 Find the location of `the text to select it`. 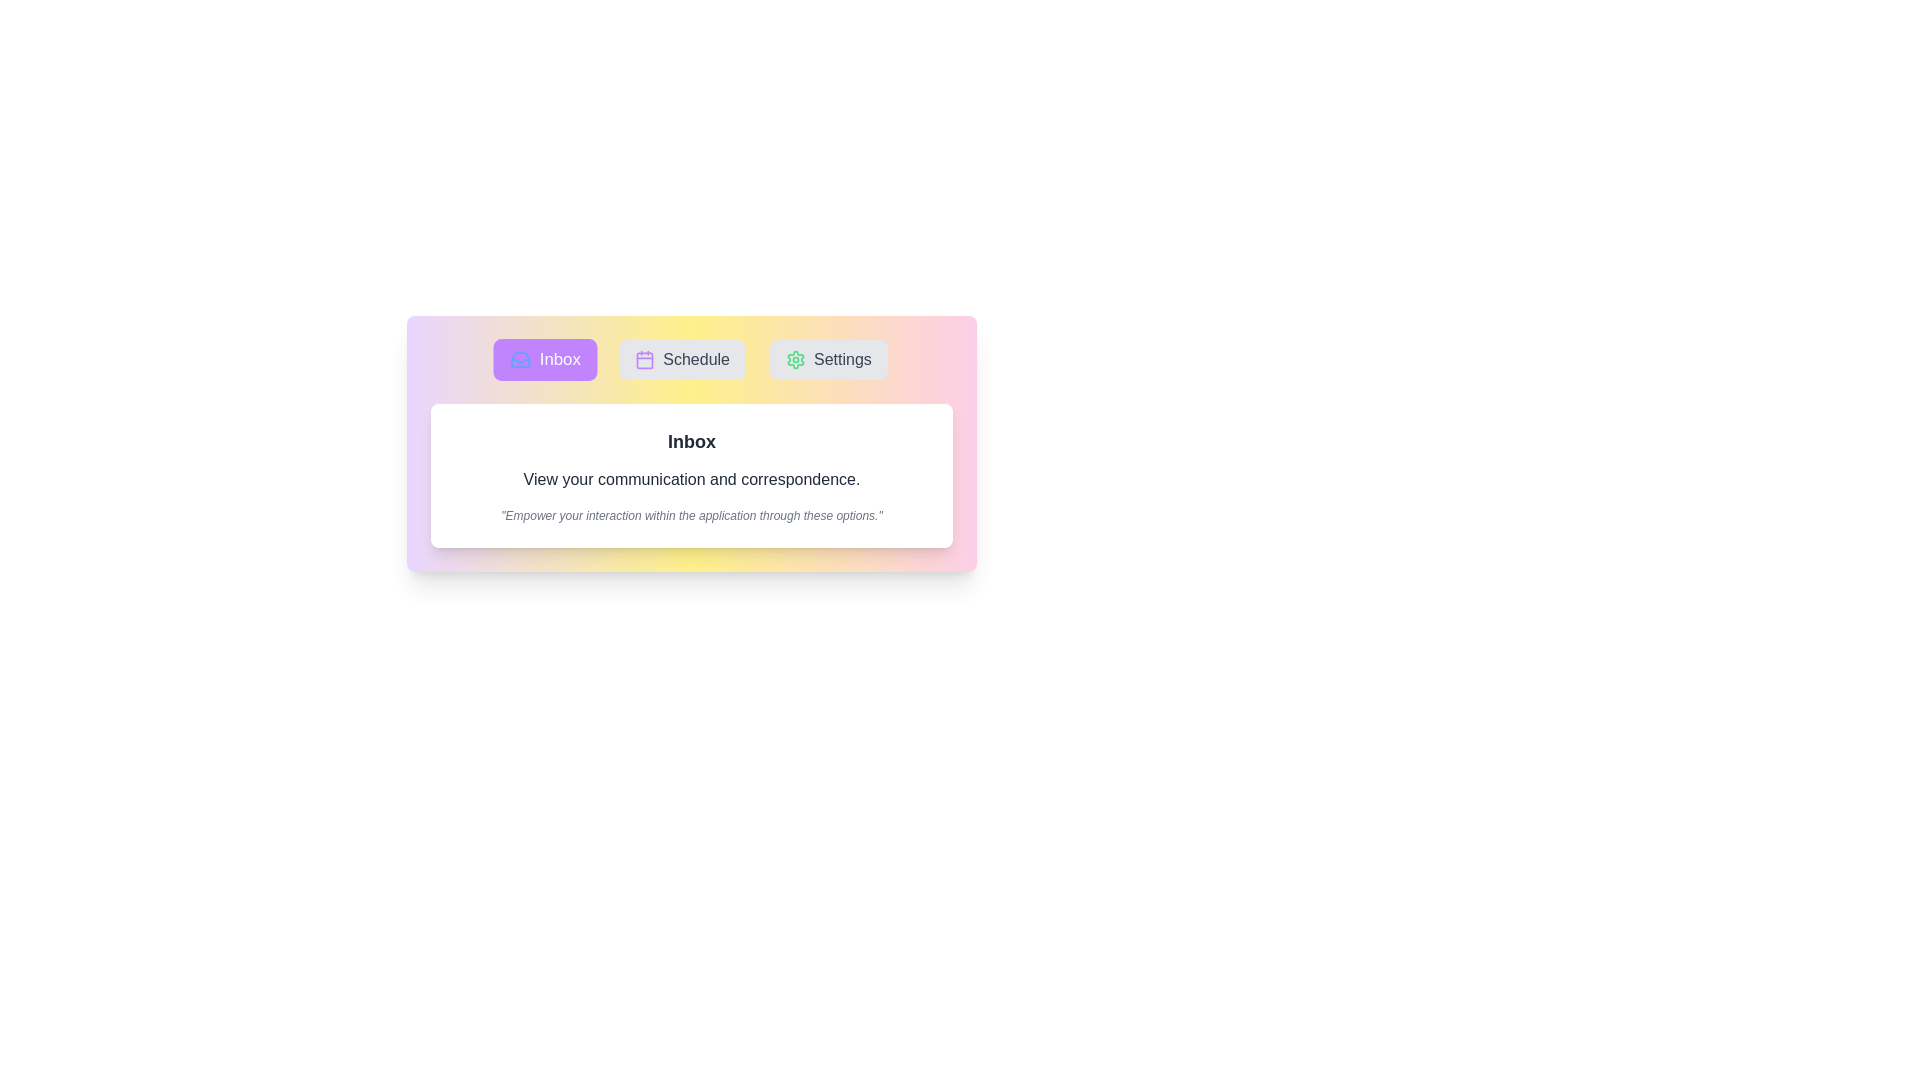

the text to select it is located at coordinates (691, 441).